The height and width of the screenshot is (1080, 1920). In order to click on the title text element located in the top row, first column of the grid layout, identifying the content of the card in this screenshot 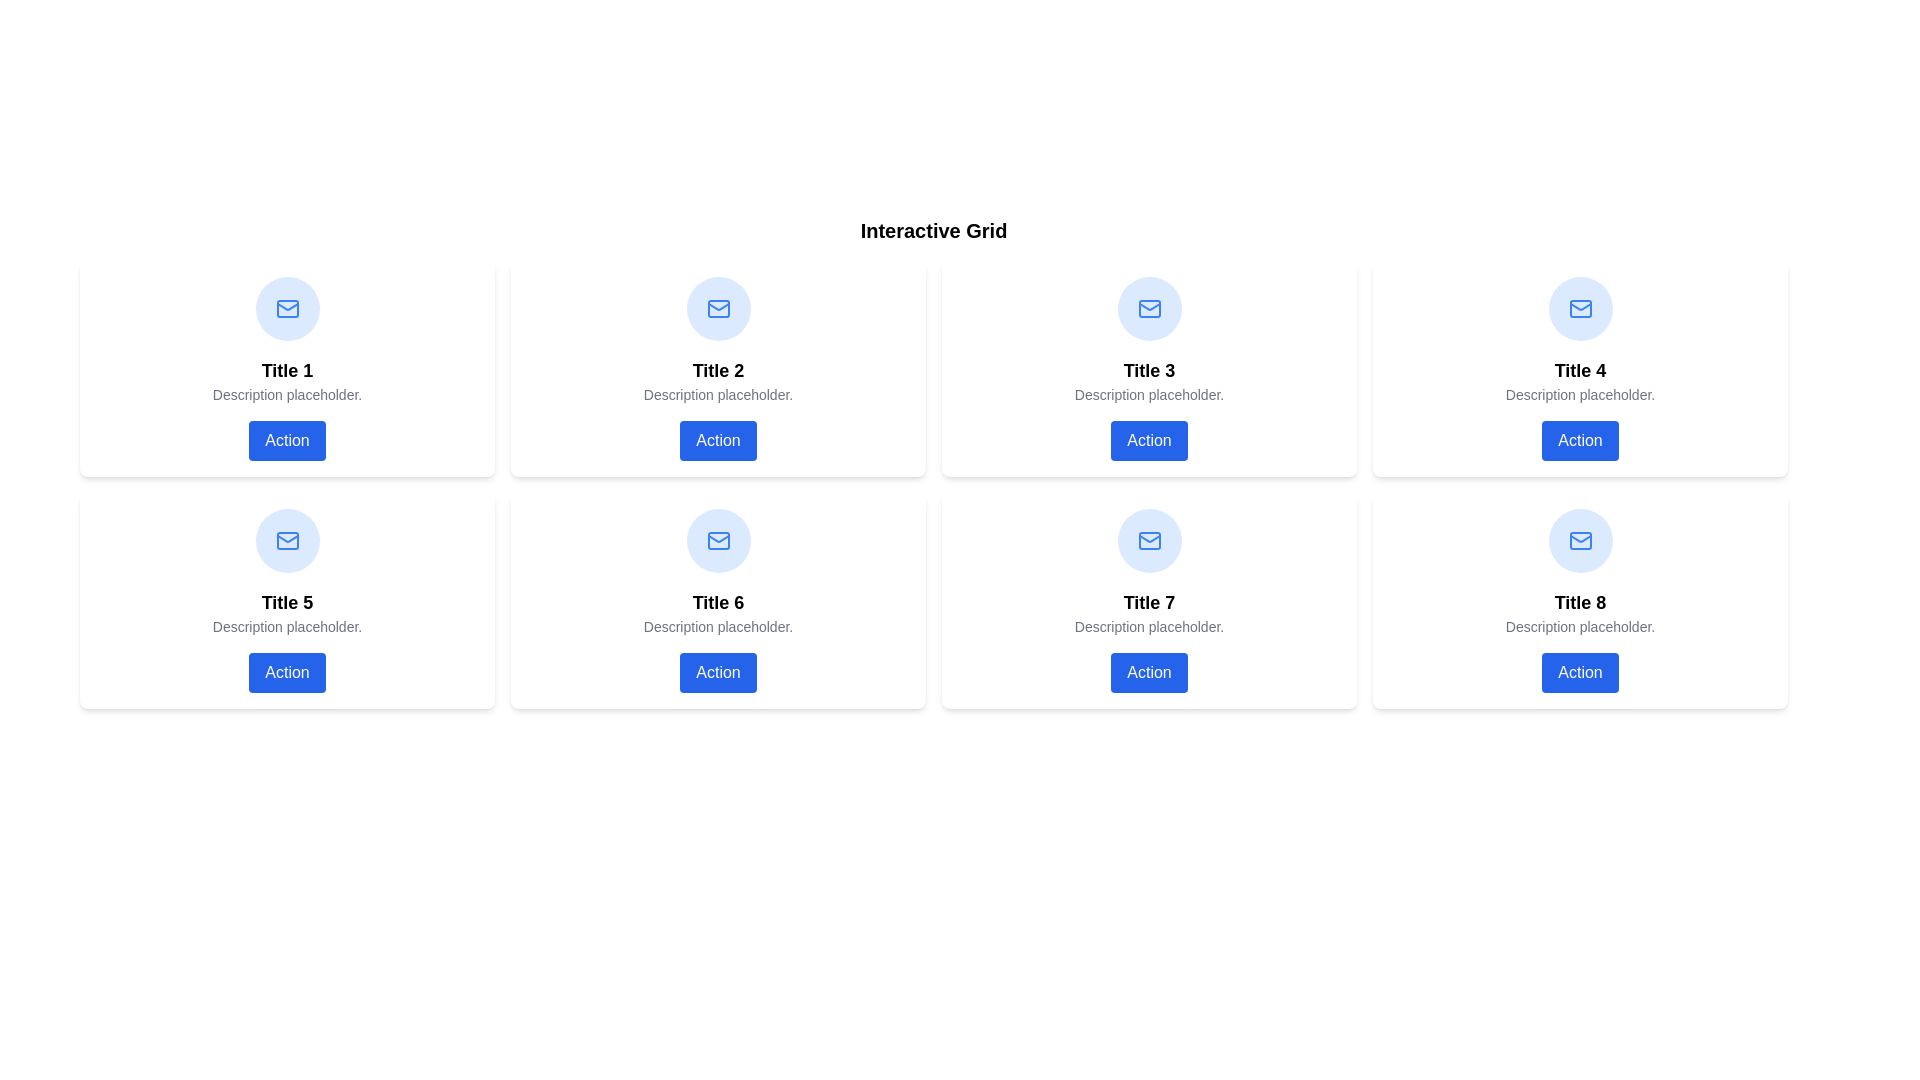, I will do `click(286, 370)`.